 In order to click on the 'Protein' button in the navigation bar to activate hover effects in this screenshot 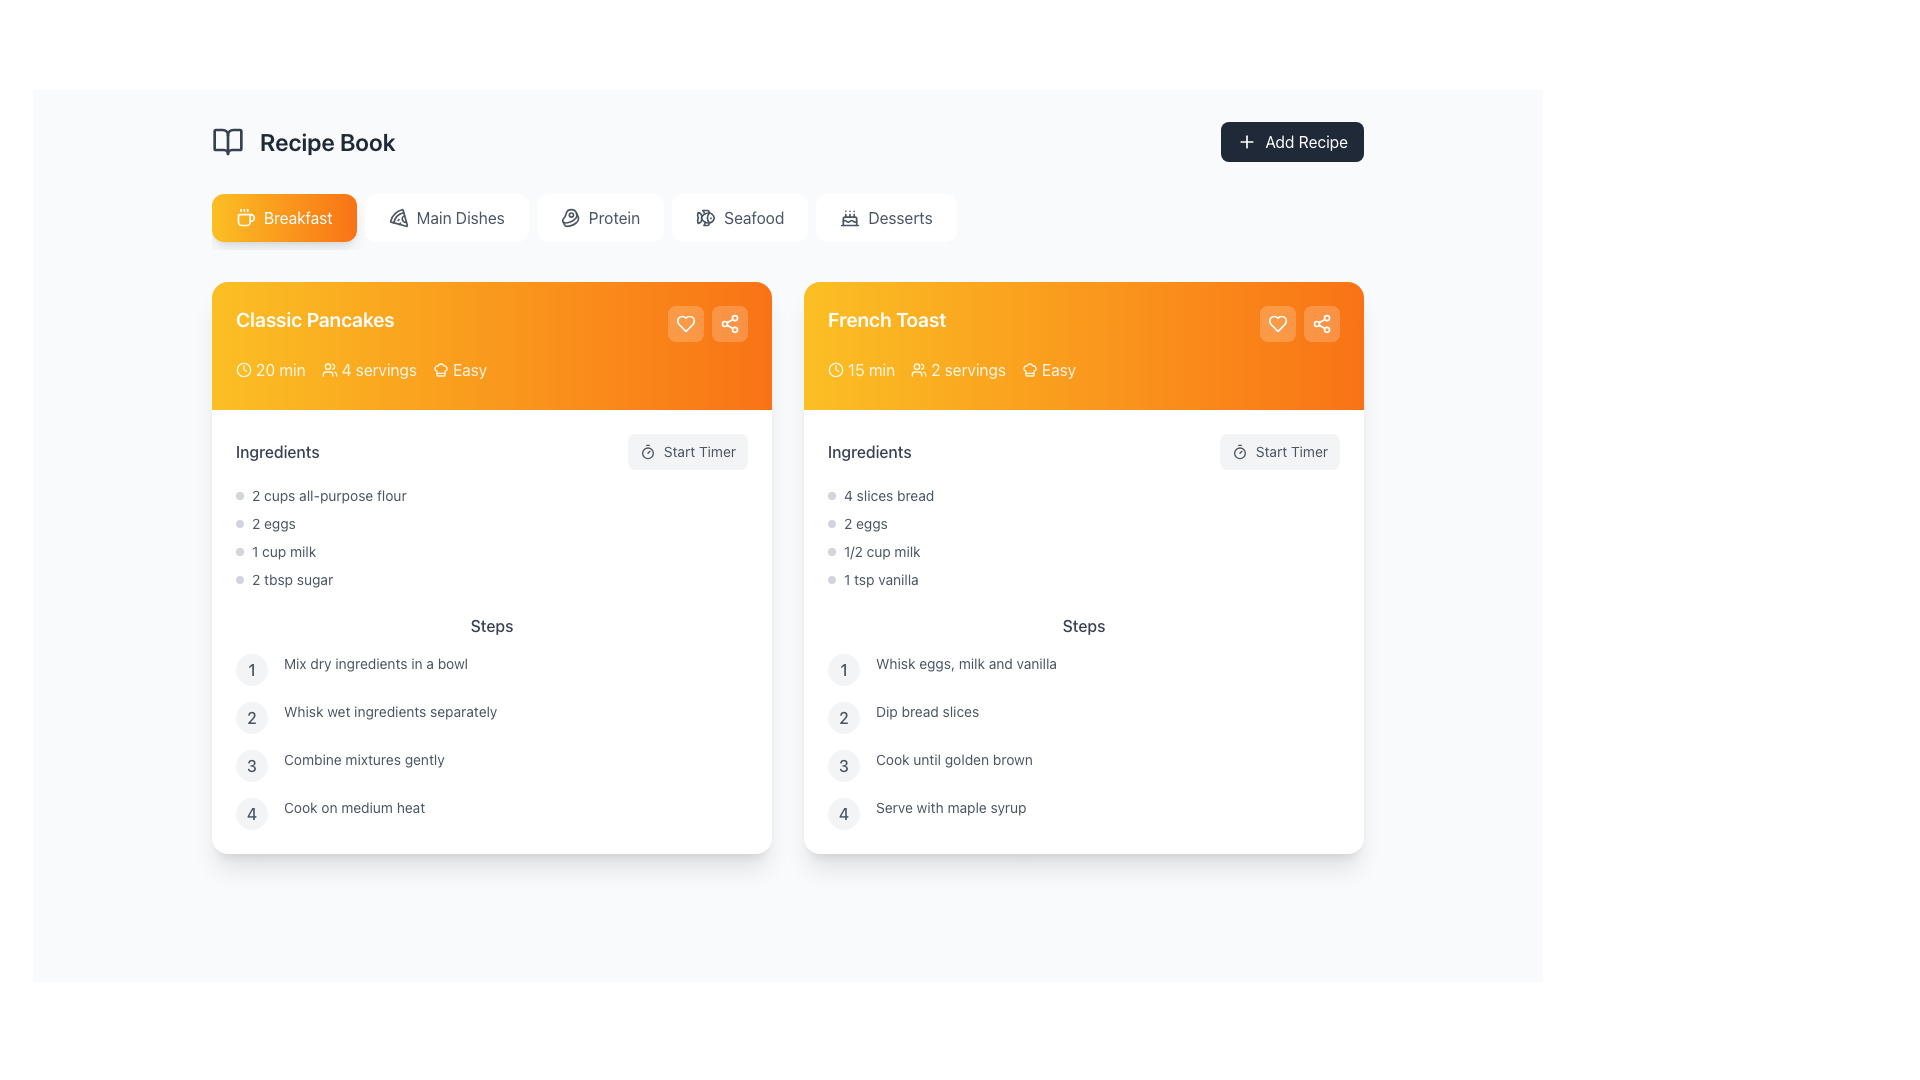, I will do `click(599, 218)`.